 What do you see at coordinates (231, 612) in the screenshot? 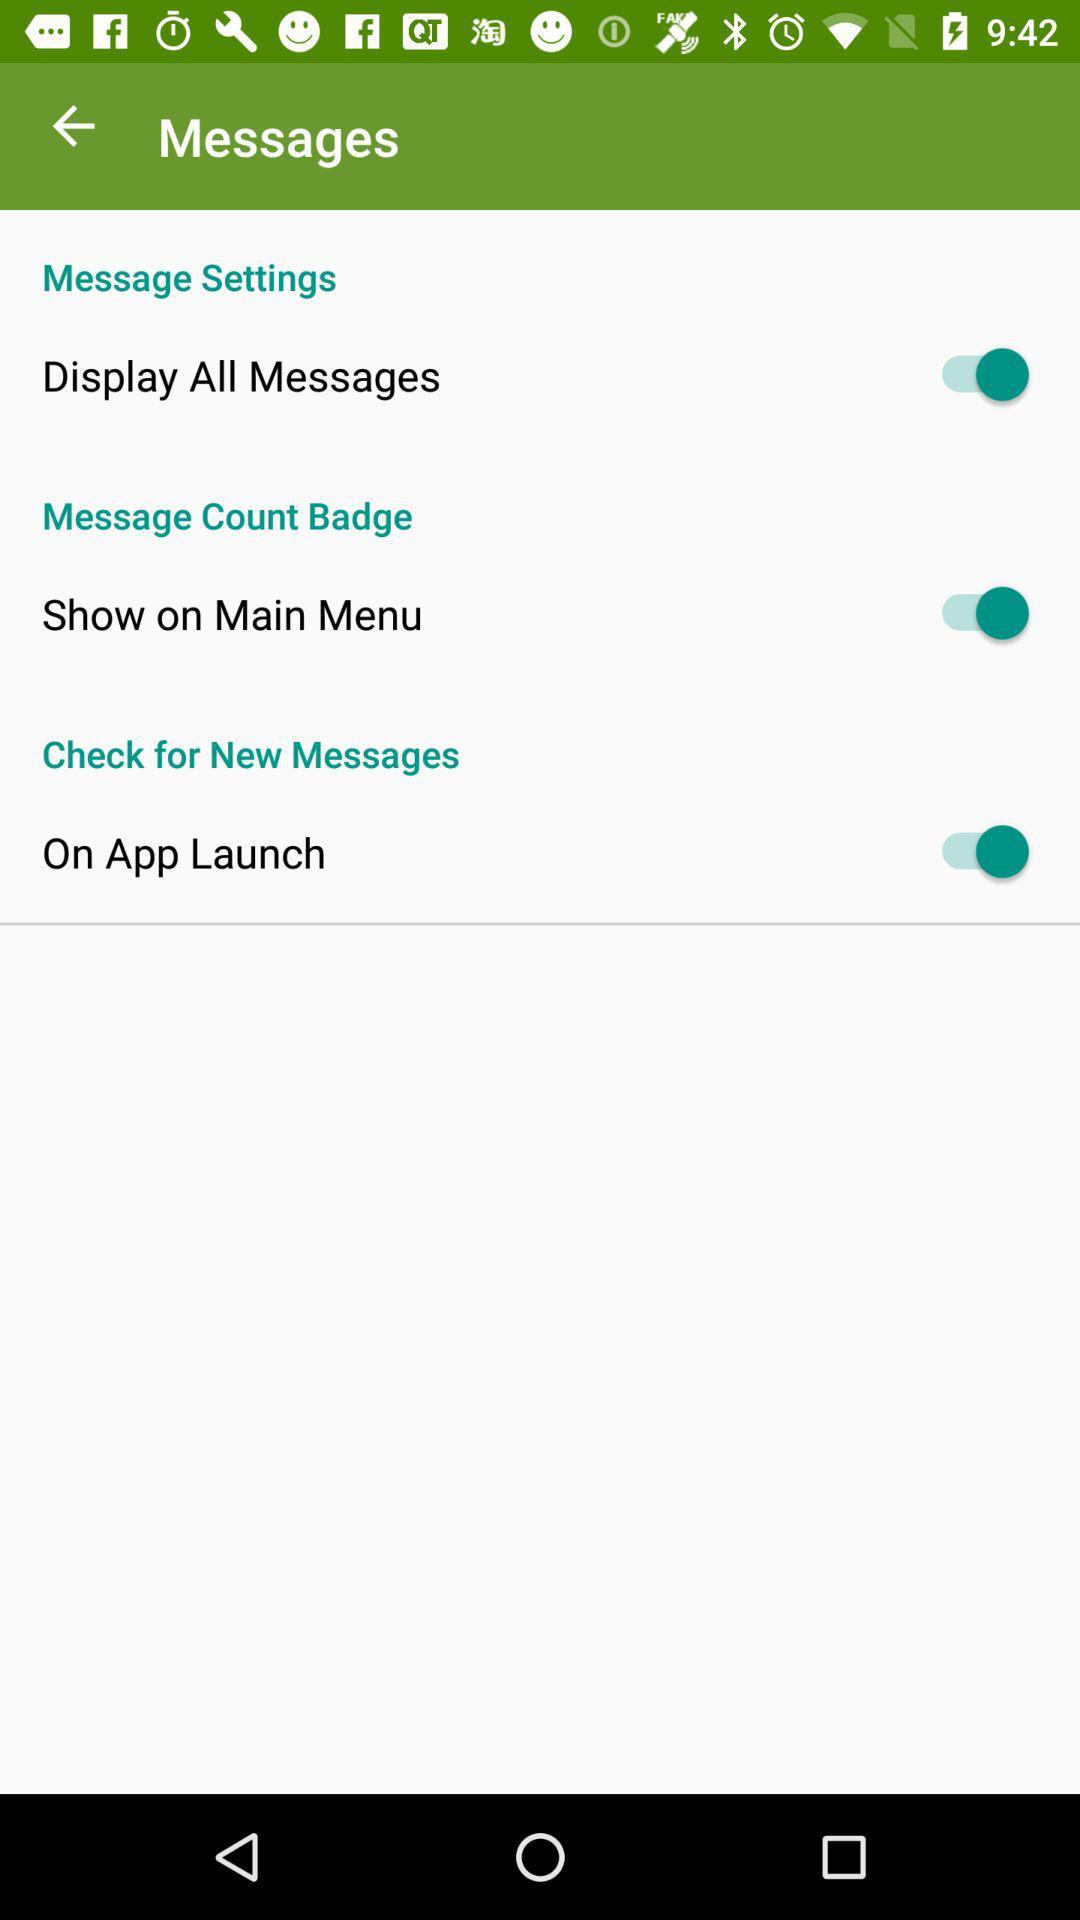
I see `the show on main` at bounding box center [231, 612].